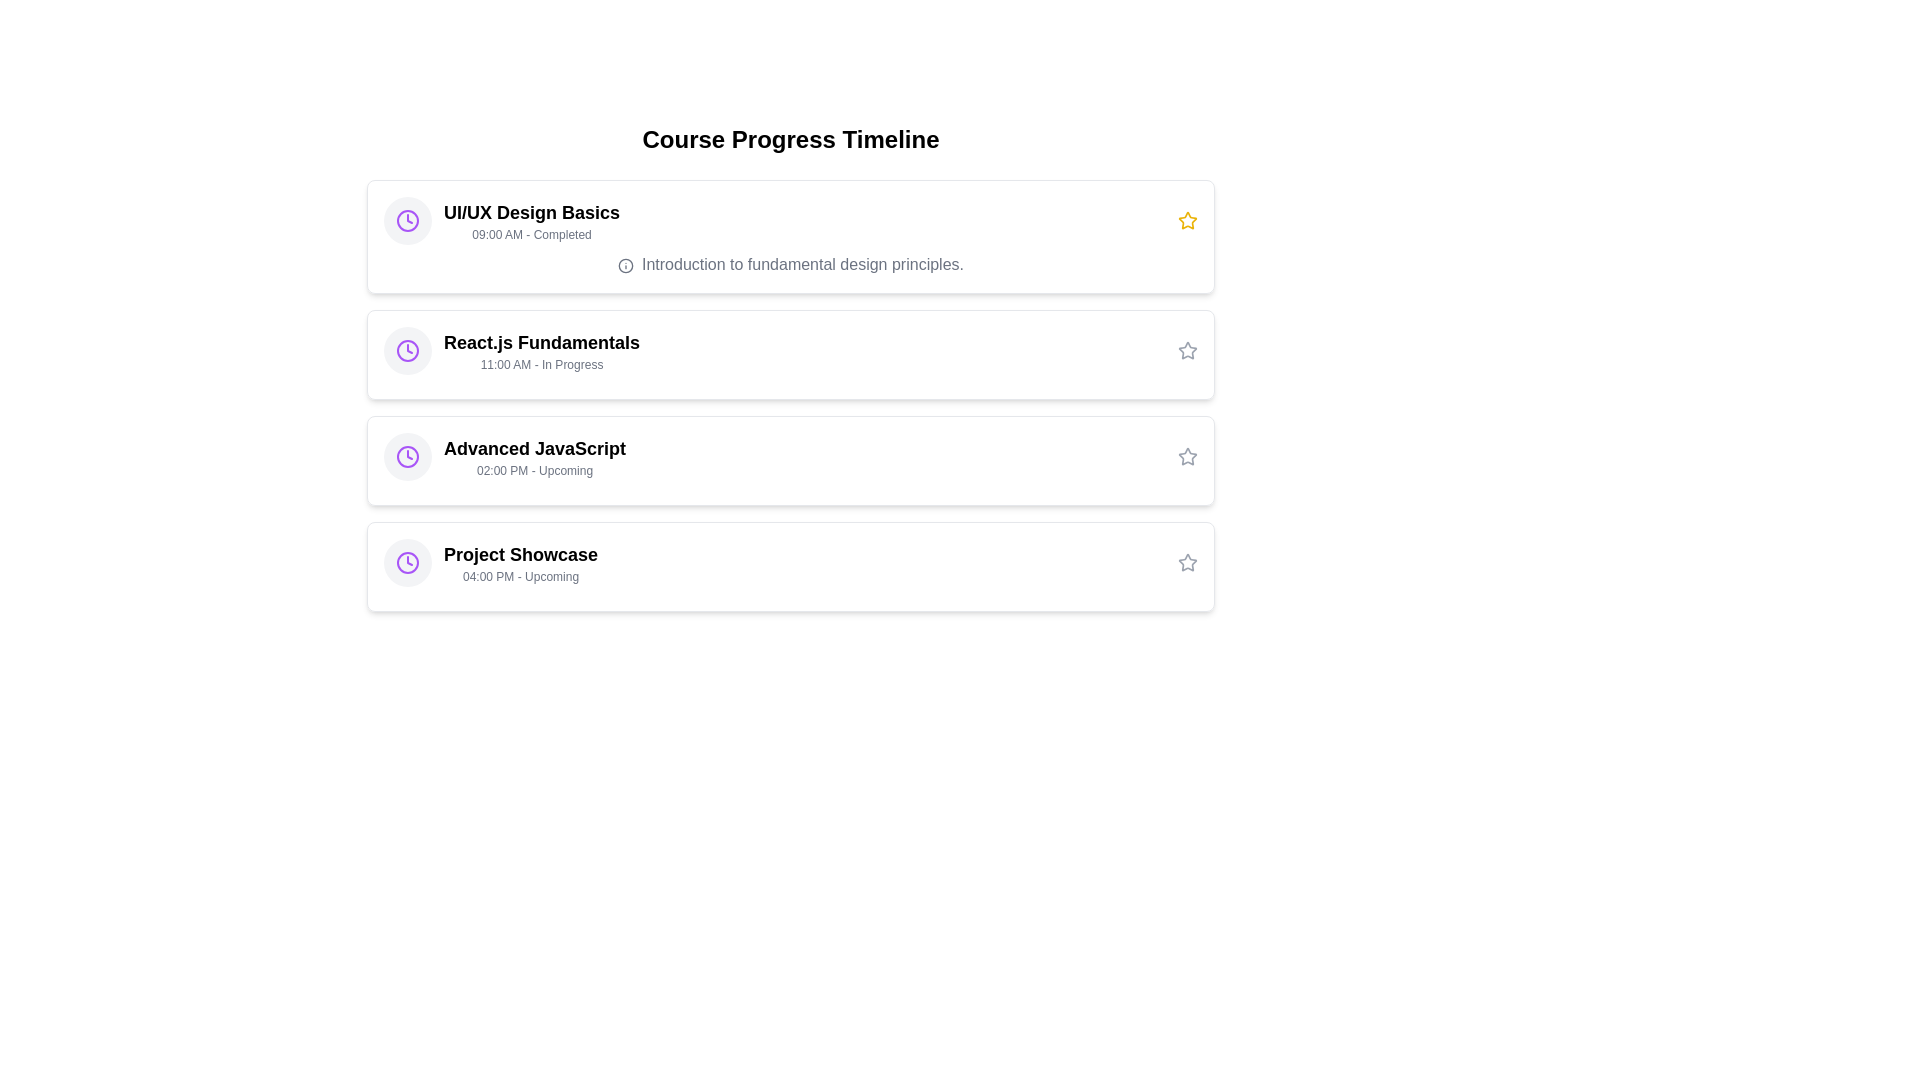  What do you see at coordinates (512, 350) in the screenshot?
I see `the information displayed in the scheduled course list item located between 'UI/UX Design Basics' and 'Advanced JavaScript'` at bounding box center [512, 350].